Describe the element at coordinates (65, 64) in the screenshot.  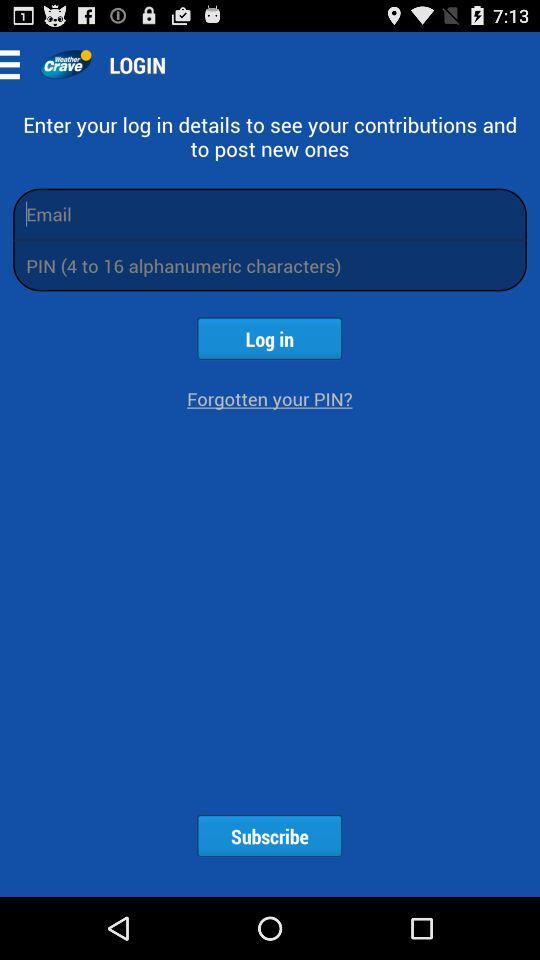
I see `the app to the left of login app` at that location.